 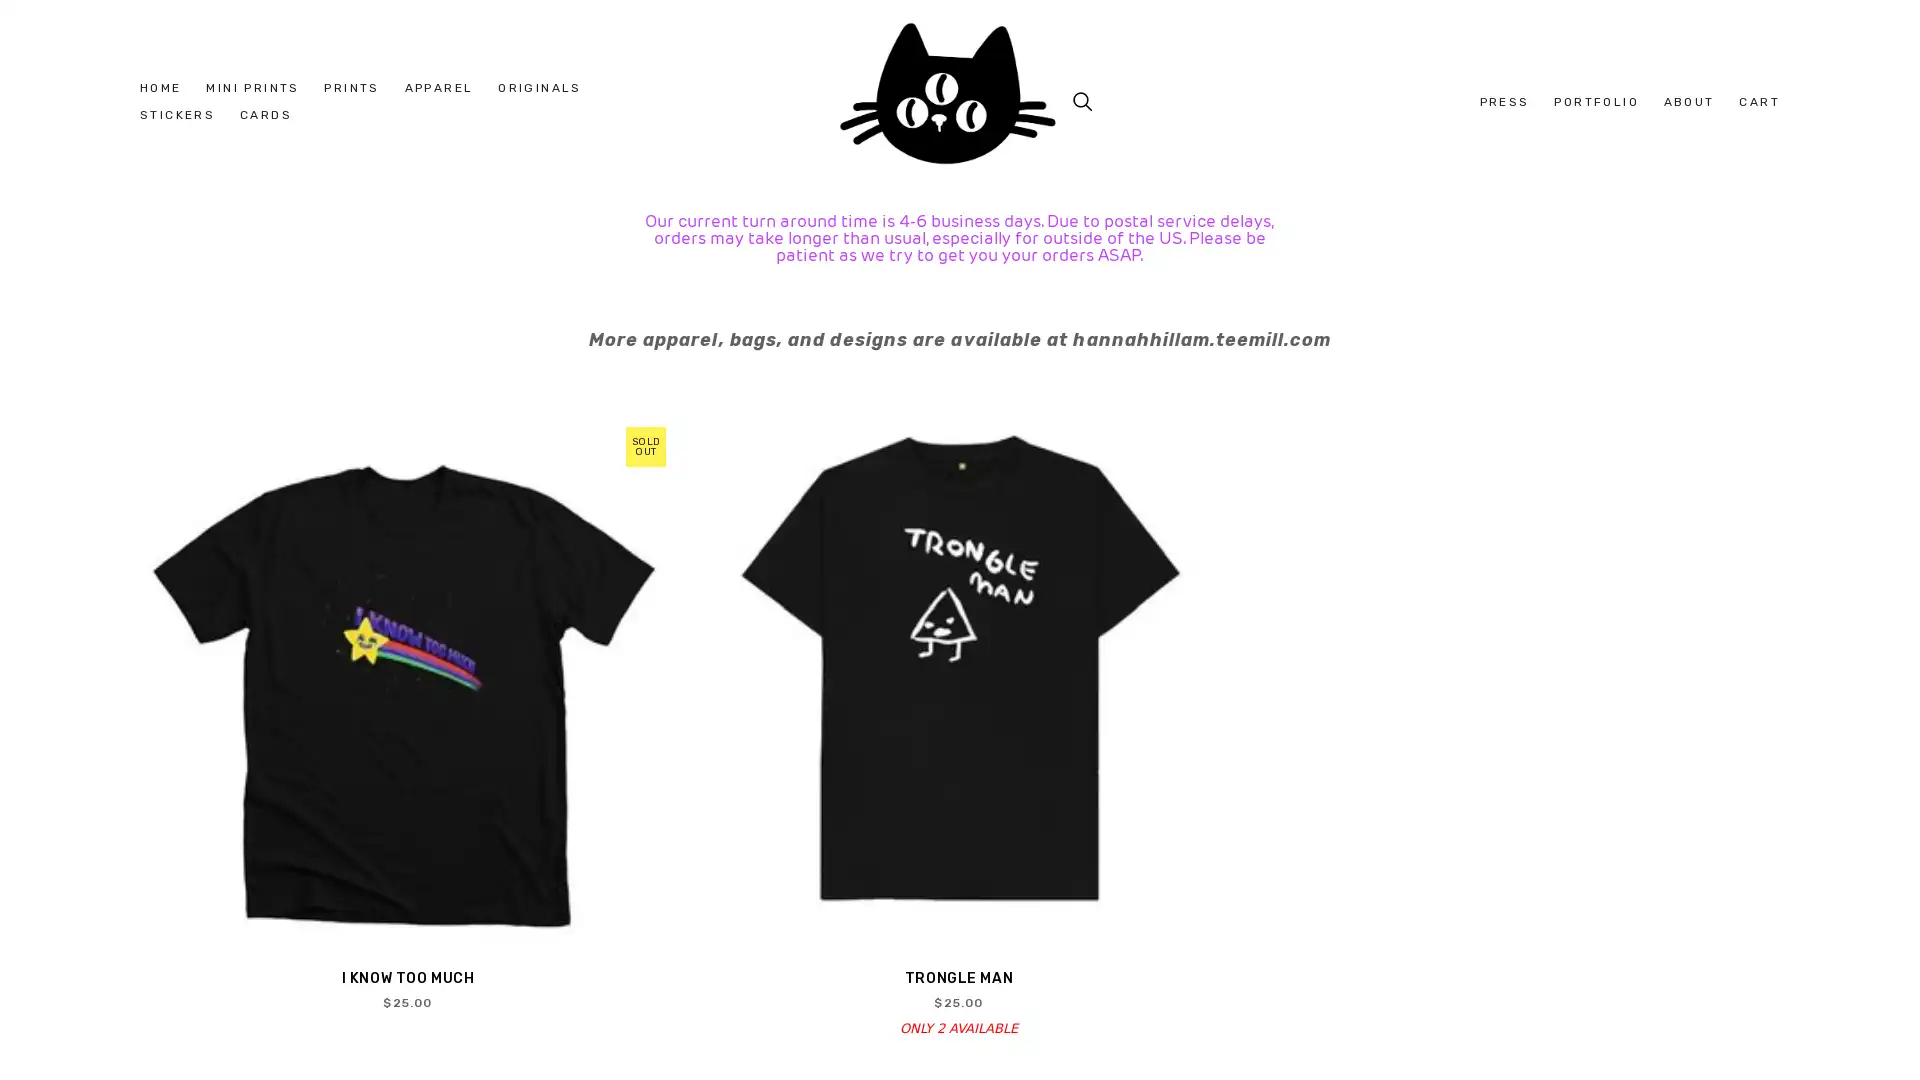 I want to click on QUICK VIEW, so click(x=406, y=712).